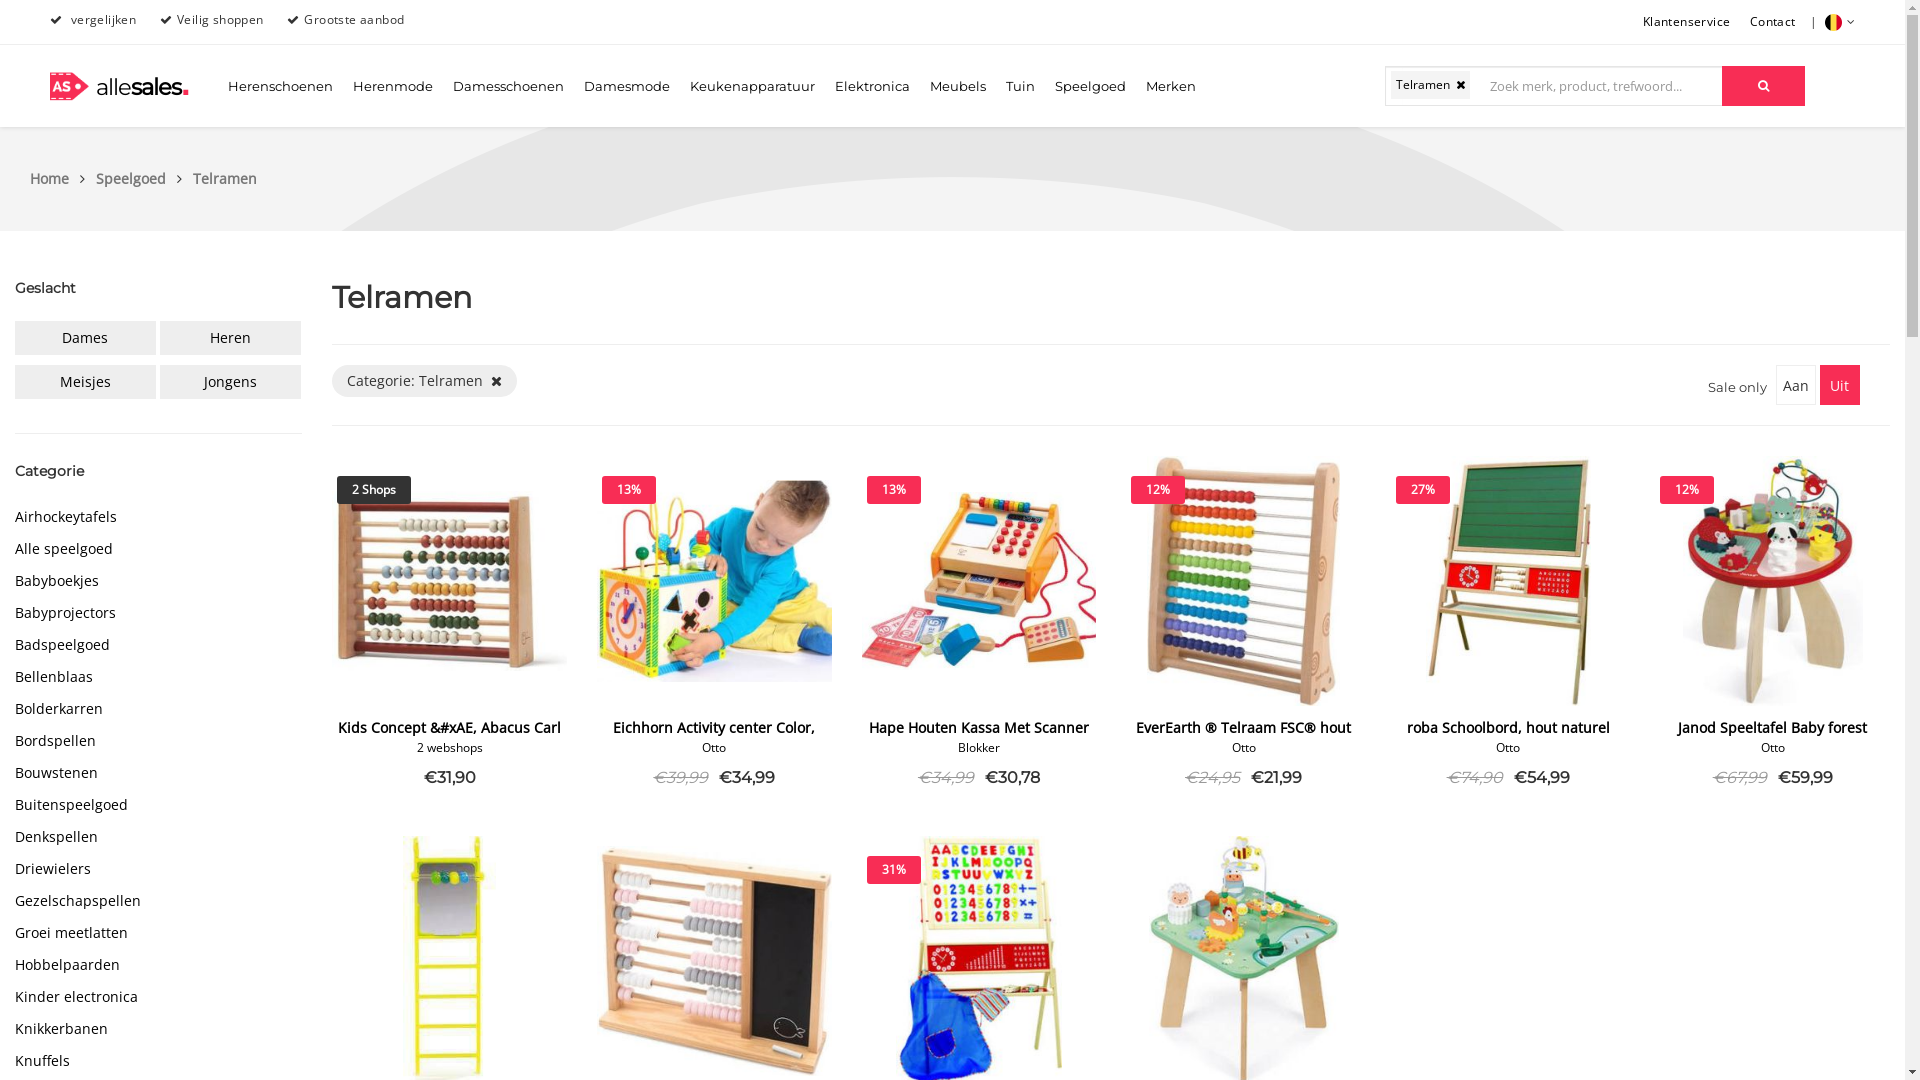 The width and height of the screenshot is (1920, 1080). I want to click on 'Speelgoed', so click(141, 177).